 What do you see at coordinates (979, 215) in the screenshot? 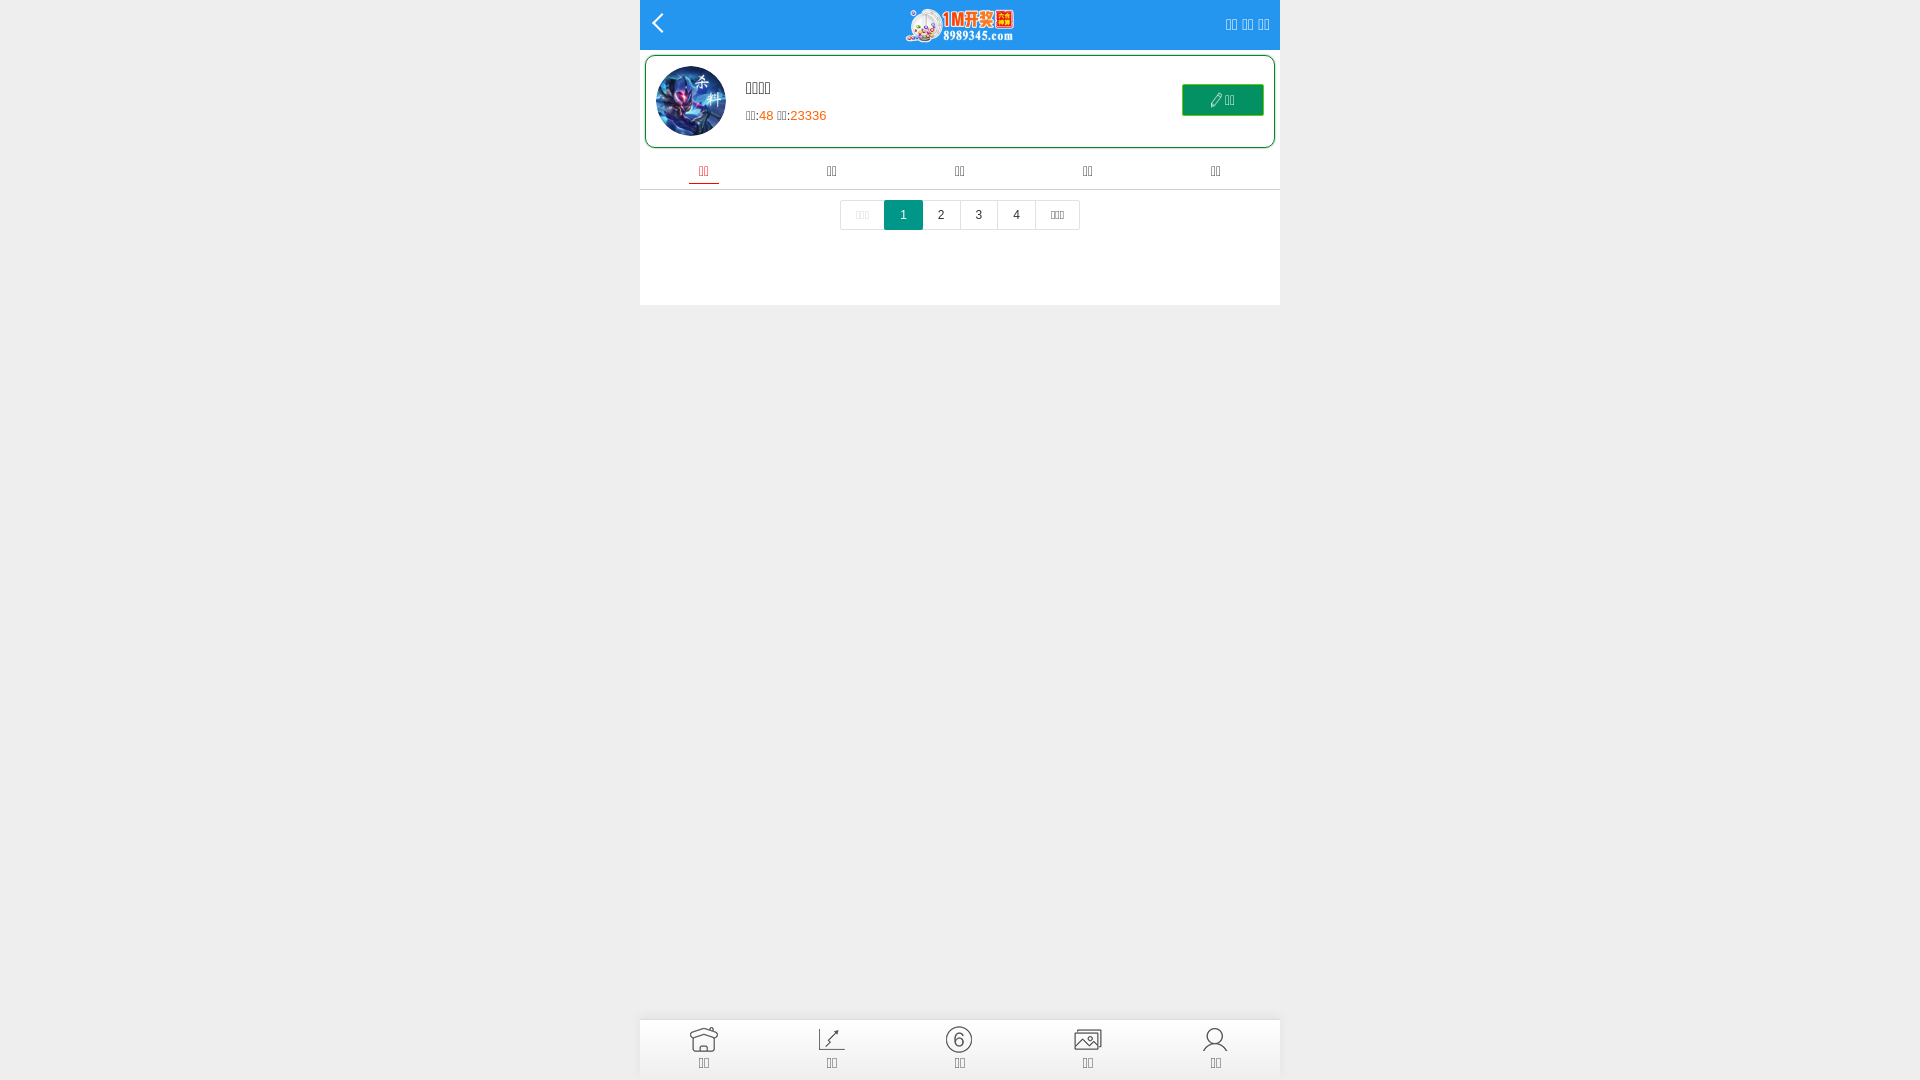
I see `'3'` at bounding box center [979, 215].